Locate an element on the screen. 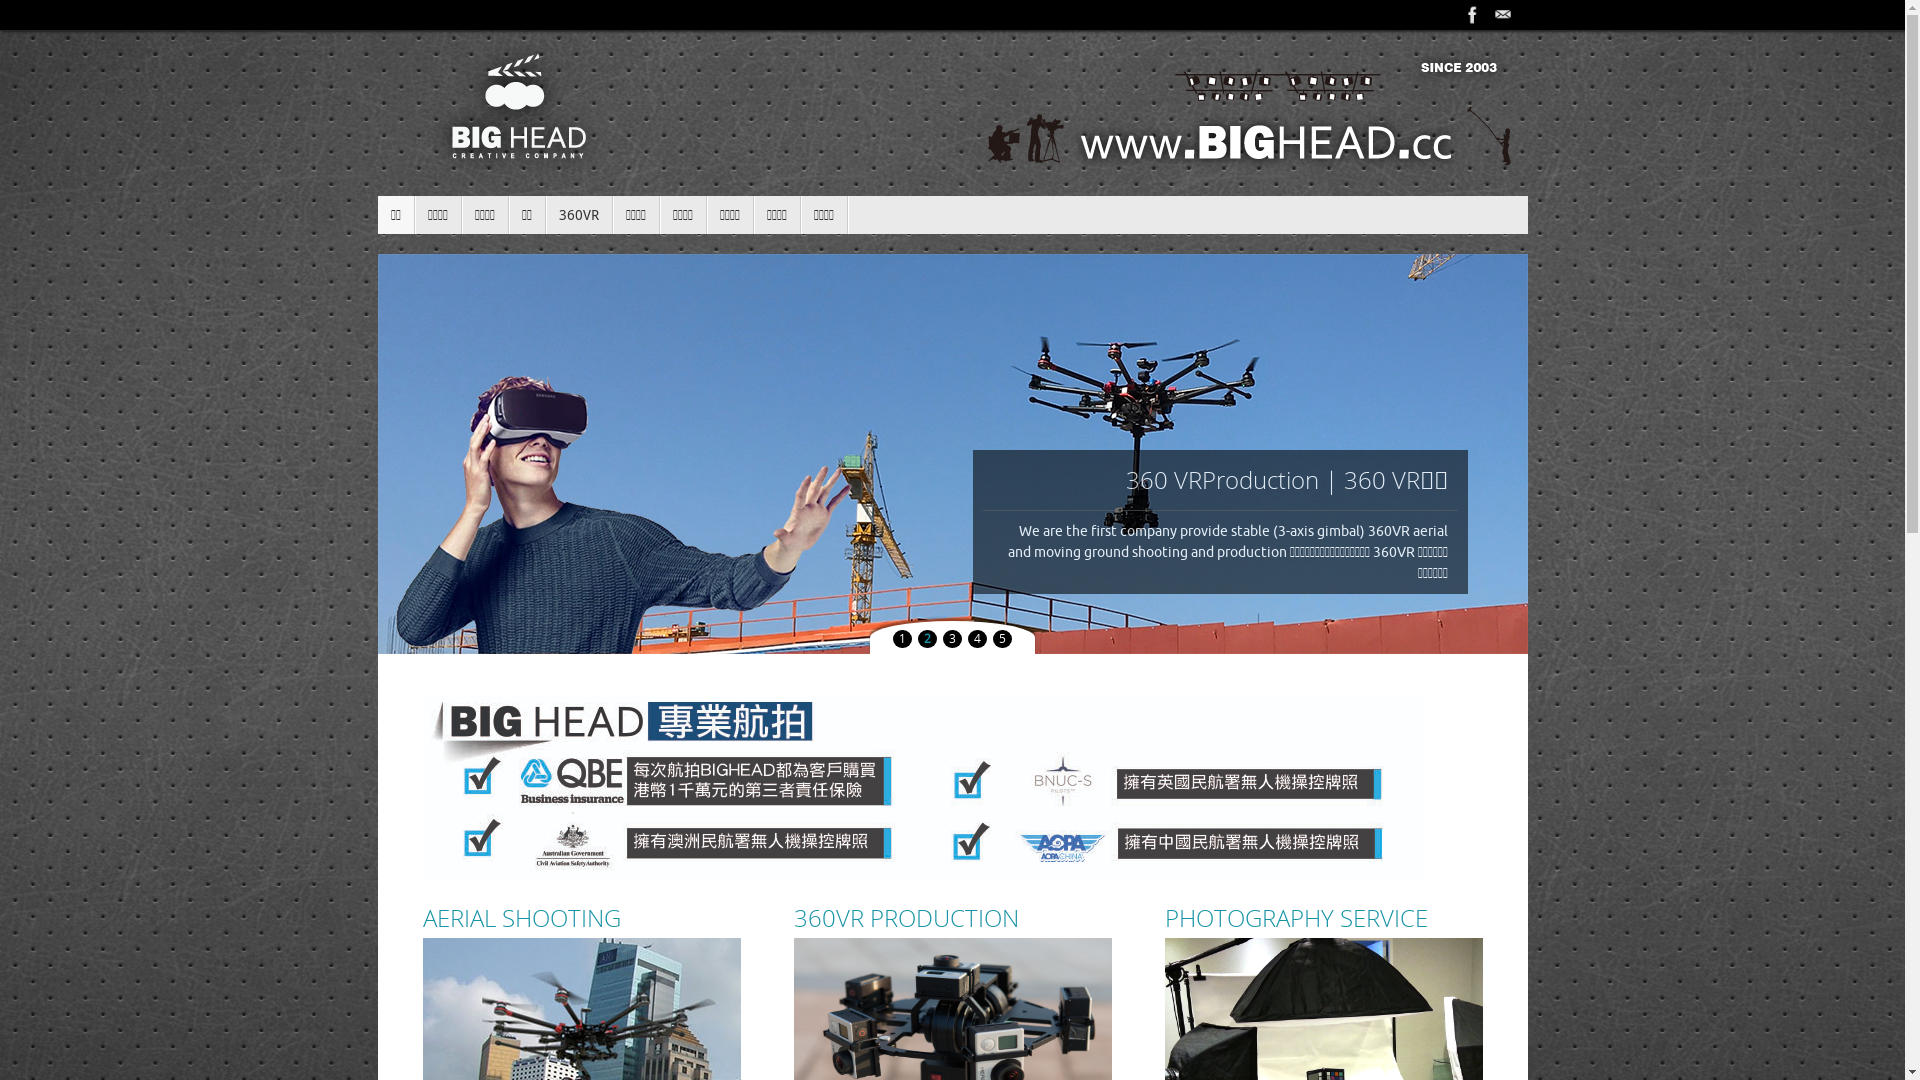 This screenshot has height=1080, width=1920. 'Mail' is located at coordinates (1488, 15).